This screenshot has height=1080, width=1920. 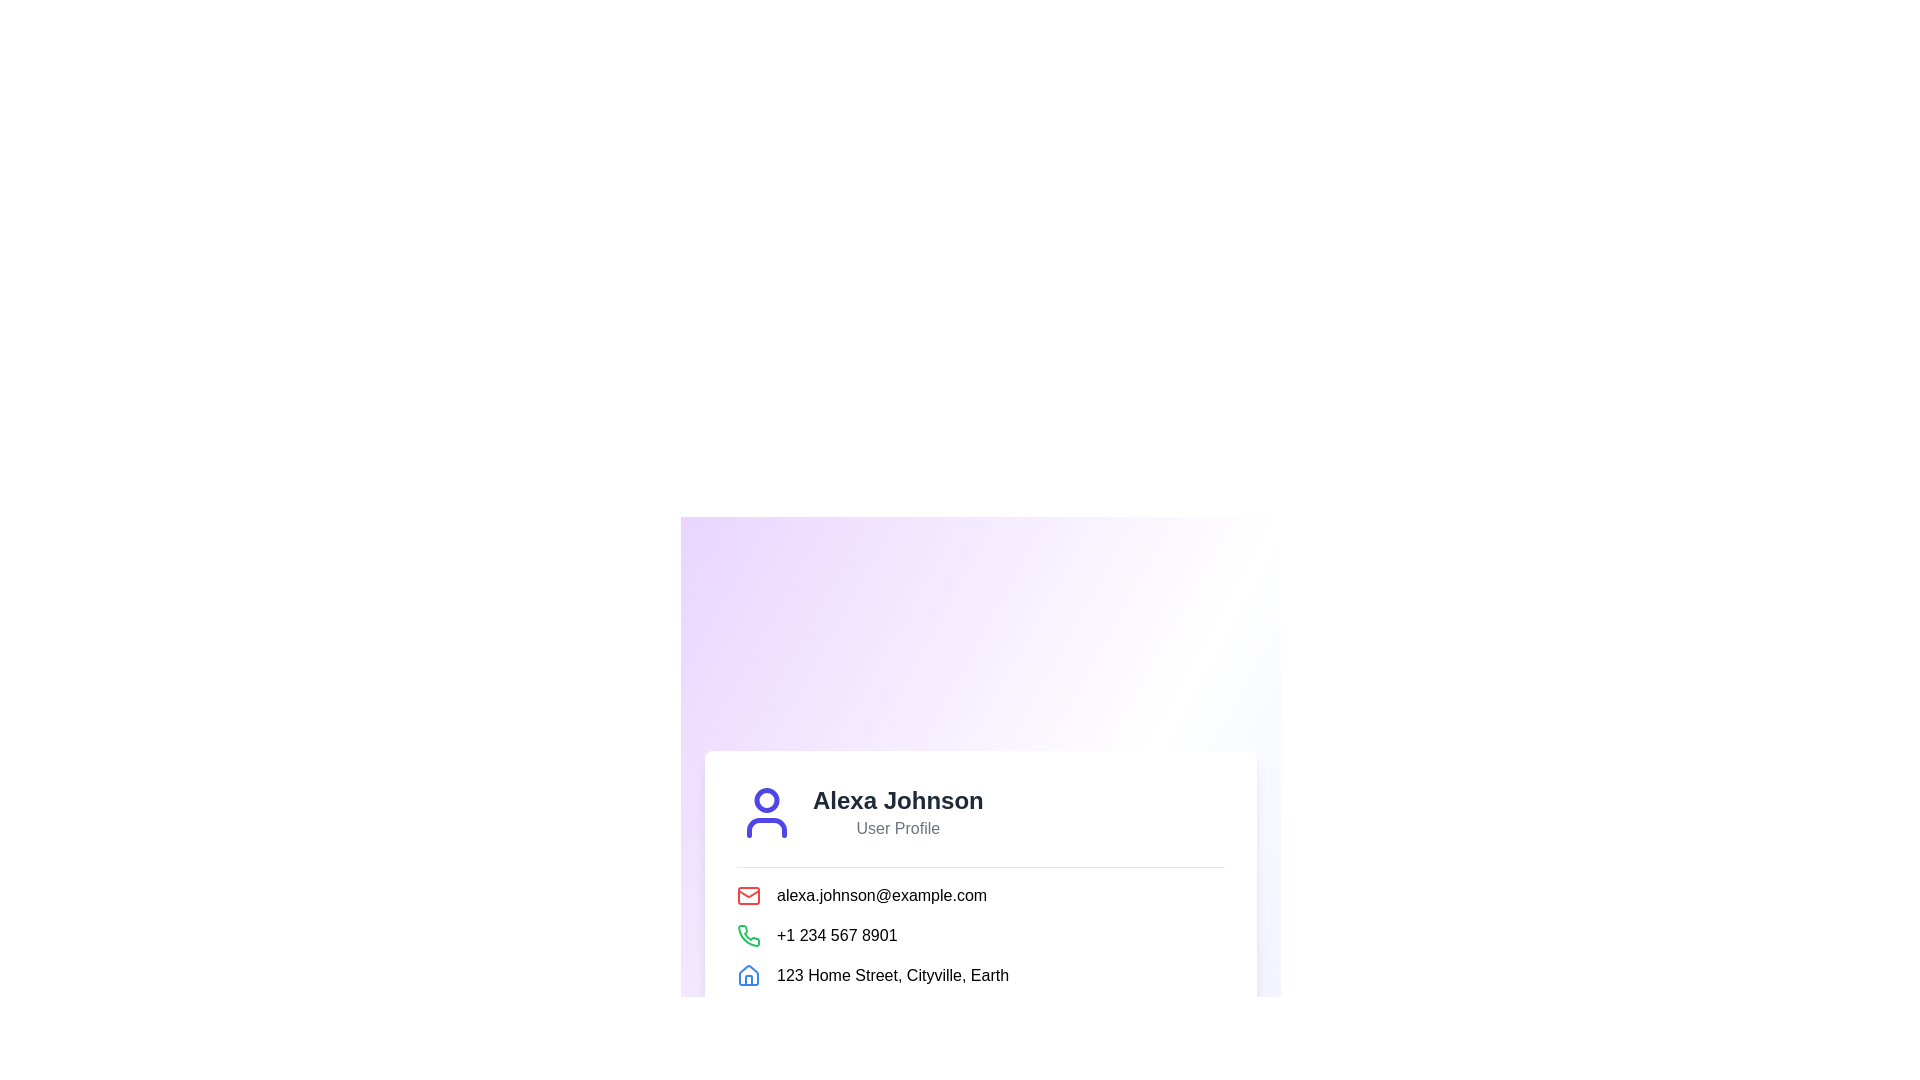 I want to click on the address display text '123 Home Street, Cityville, Earth' located to the right of the blue house icon to copy the address, so click(x=980, y=974).